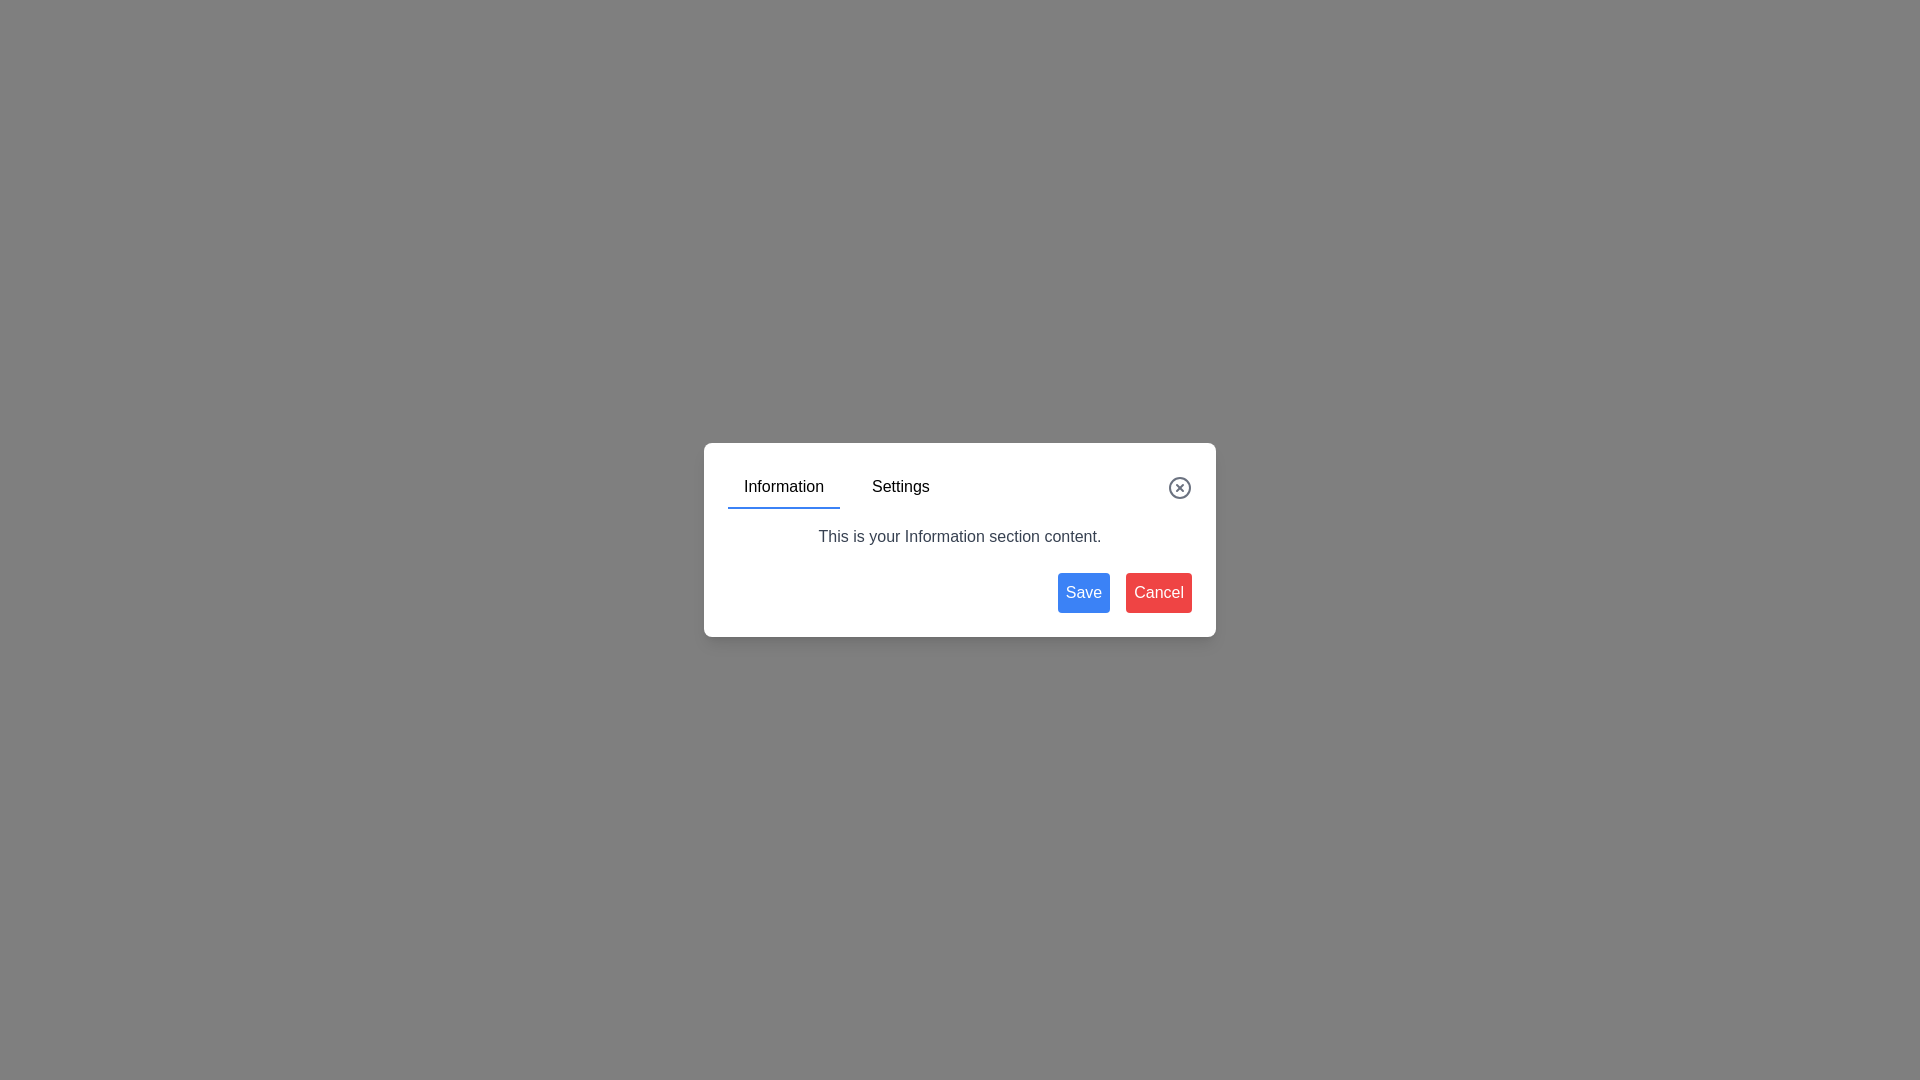 Image resolution: width=1920 pixels, height=1080 pixels. I want to click on the 'Information' tab at the top left of the modal dialog, so click(782, 488).